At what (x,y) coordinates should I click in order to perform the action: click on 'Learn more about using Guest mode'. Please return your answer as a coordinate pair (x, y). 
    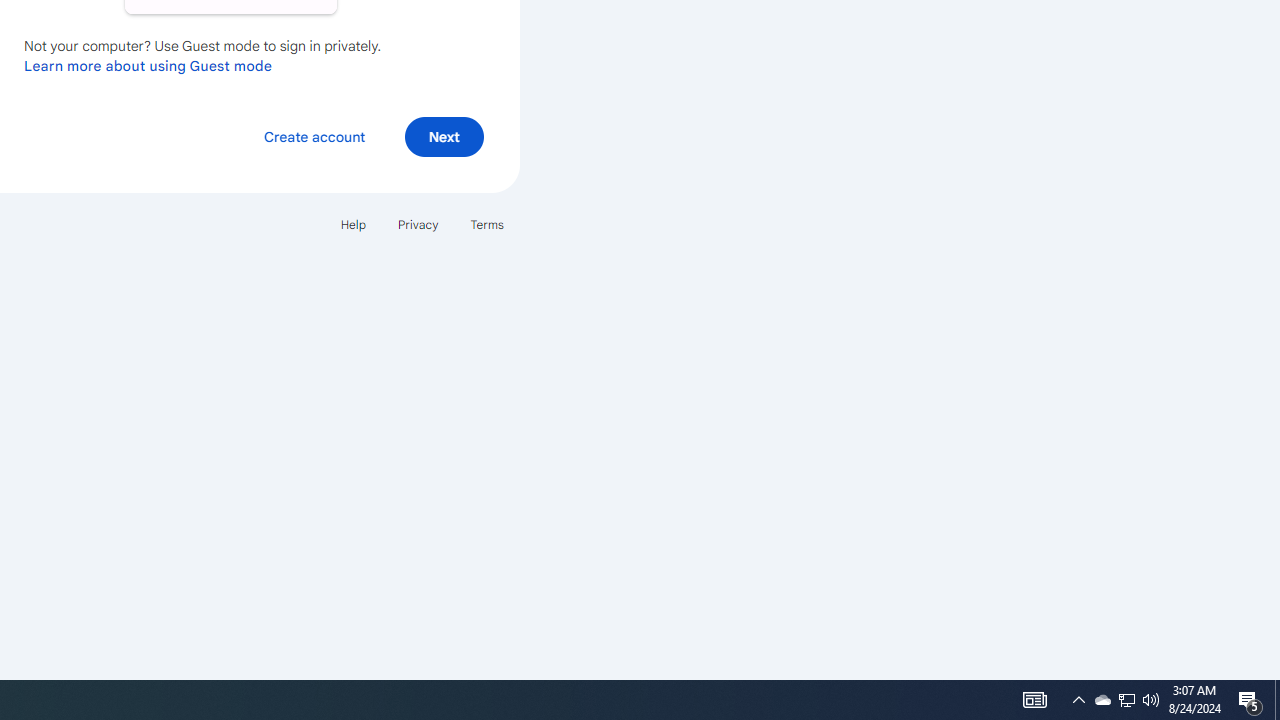
    Looking at the image, I should click on (147, 64).